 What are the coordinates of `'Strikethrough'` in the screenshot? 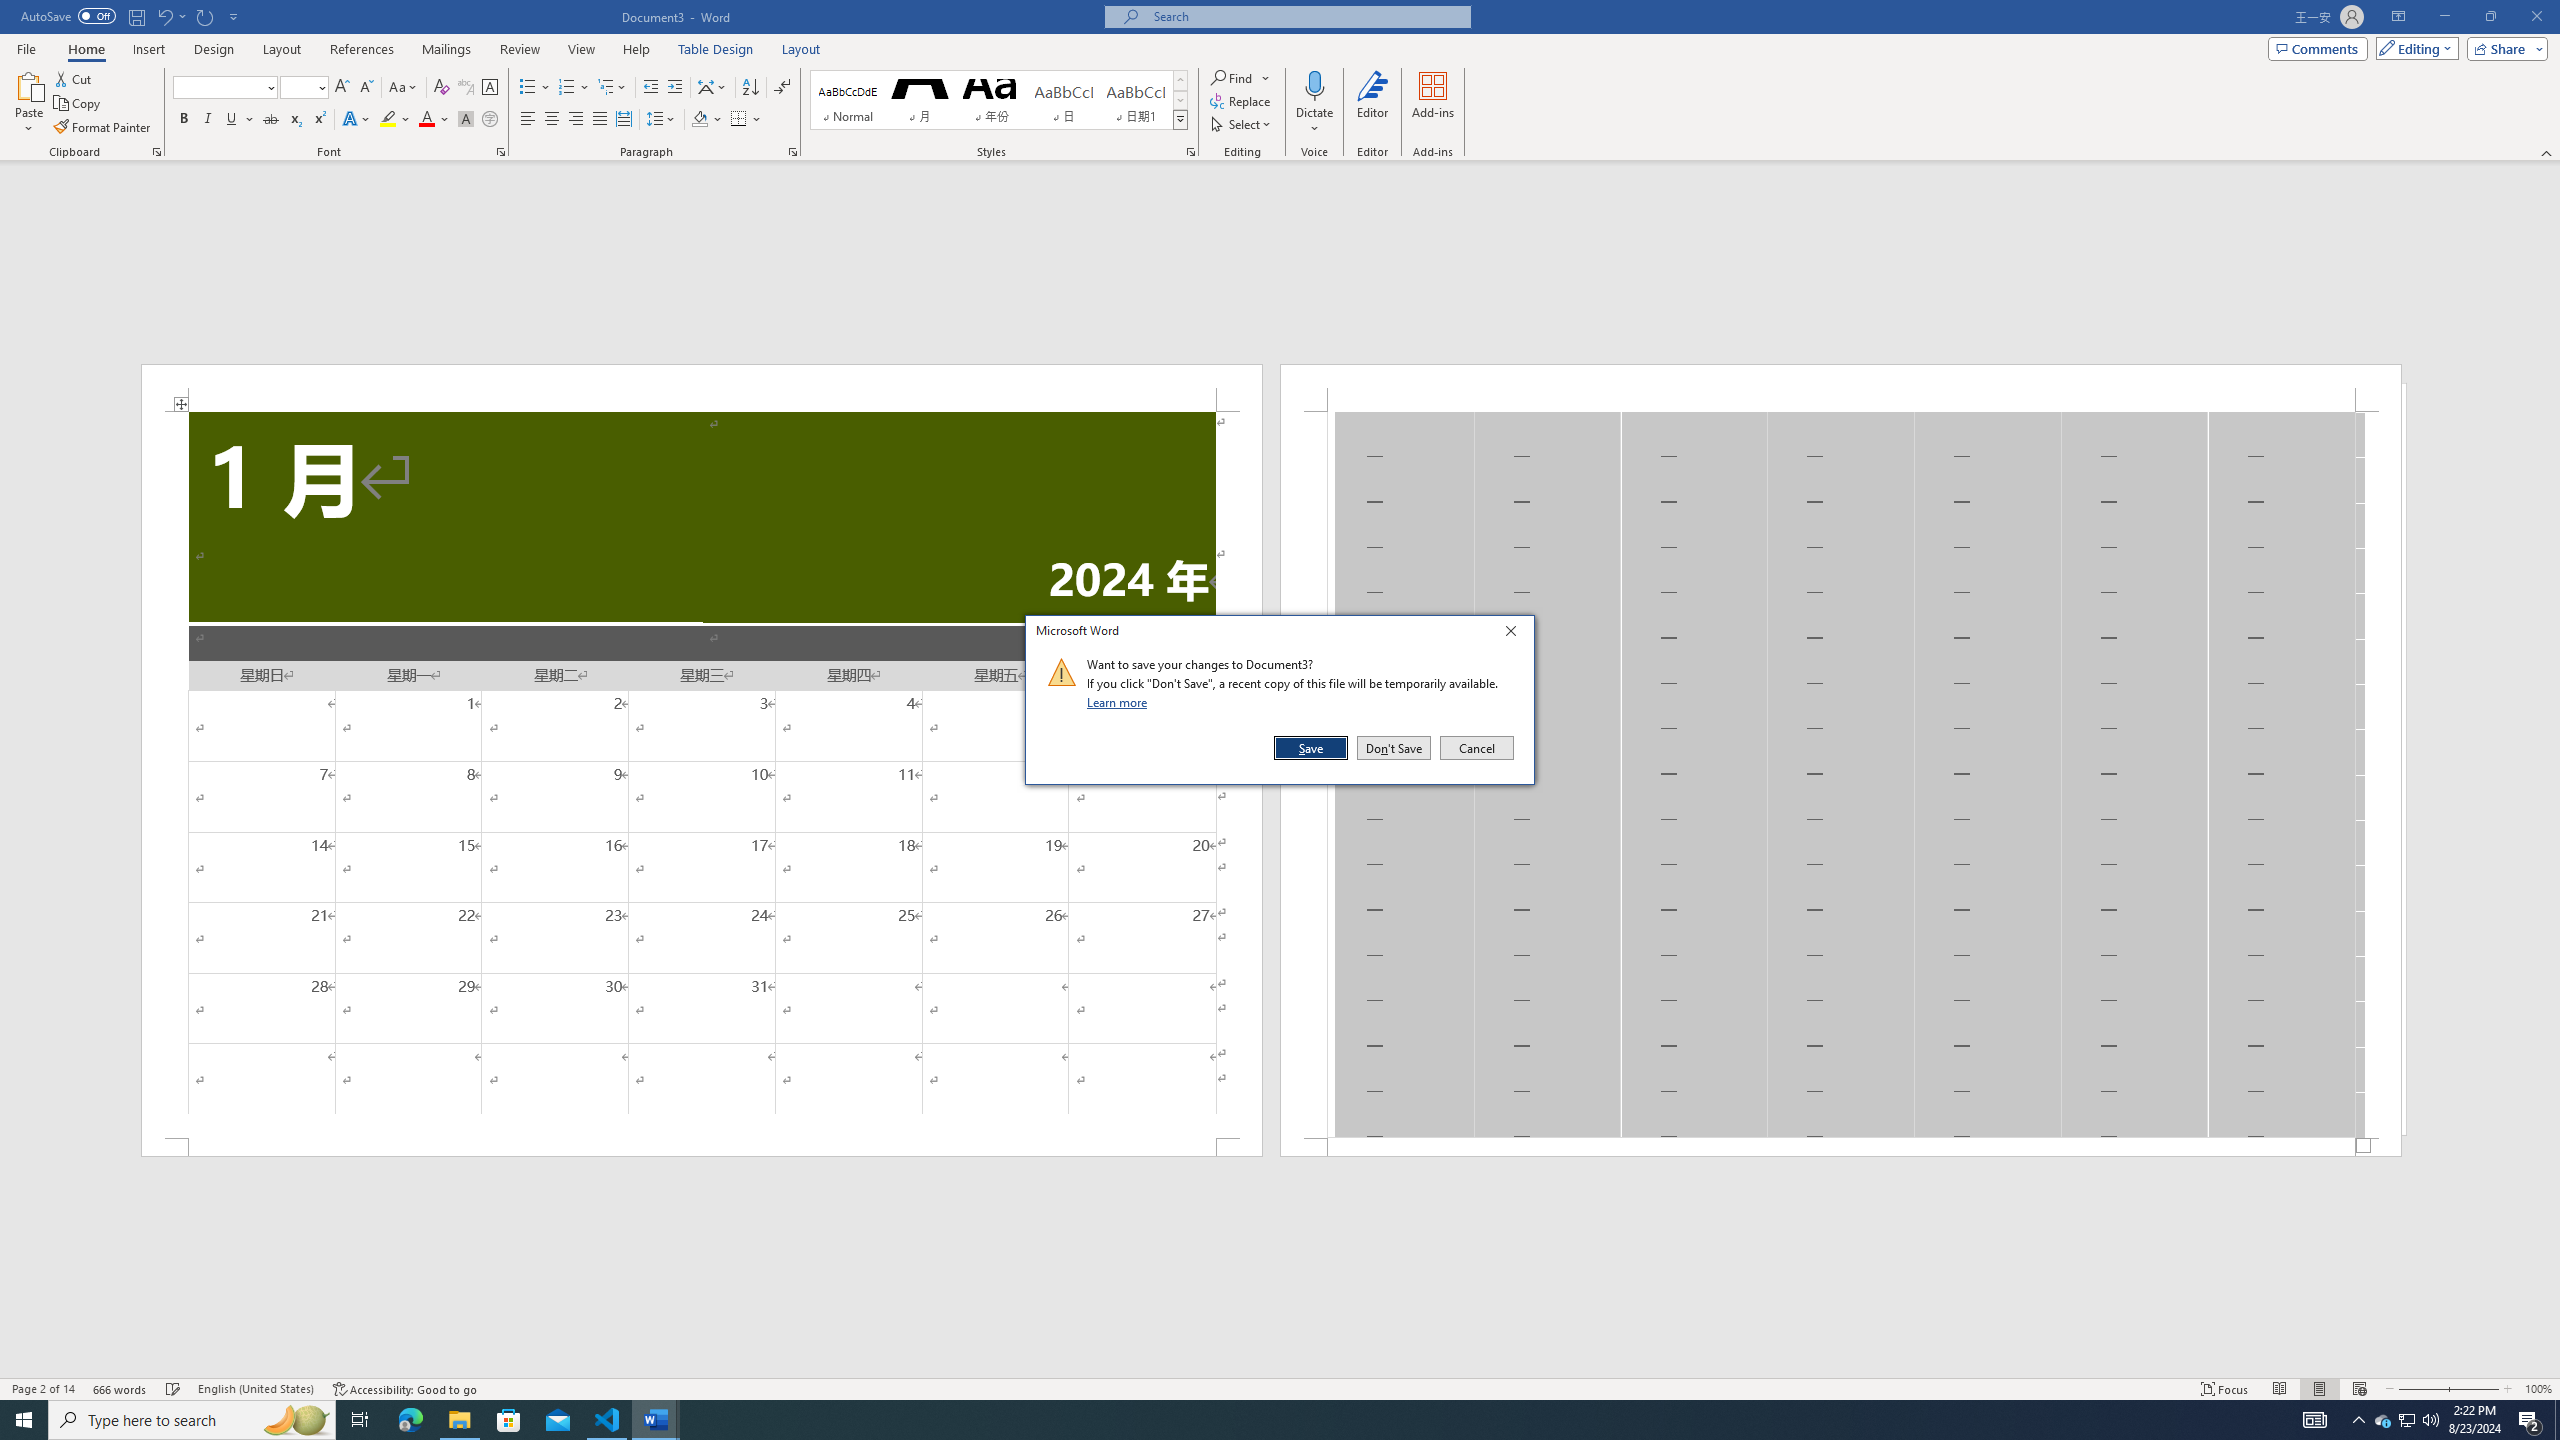 It's located at (270, 118).